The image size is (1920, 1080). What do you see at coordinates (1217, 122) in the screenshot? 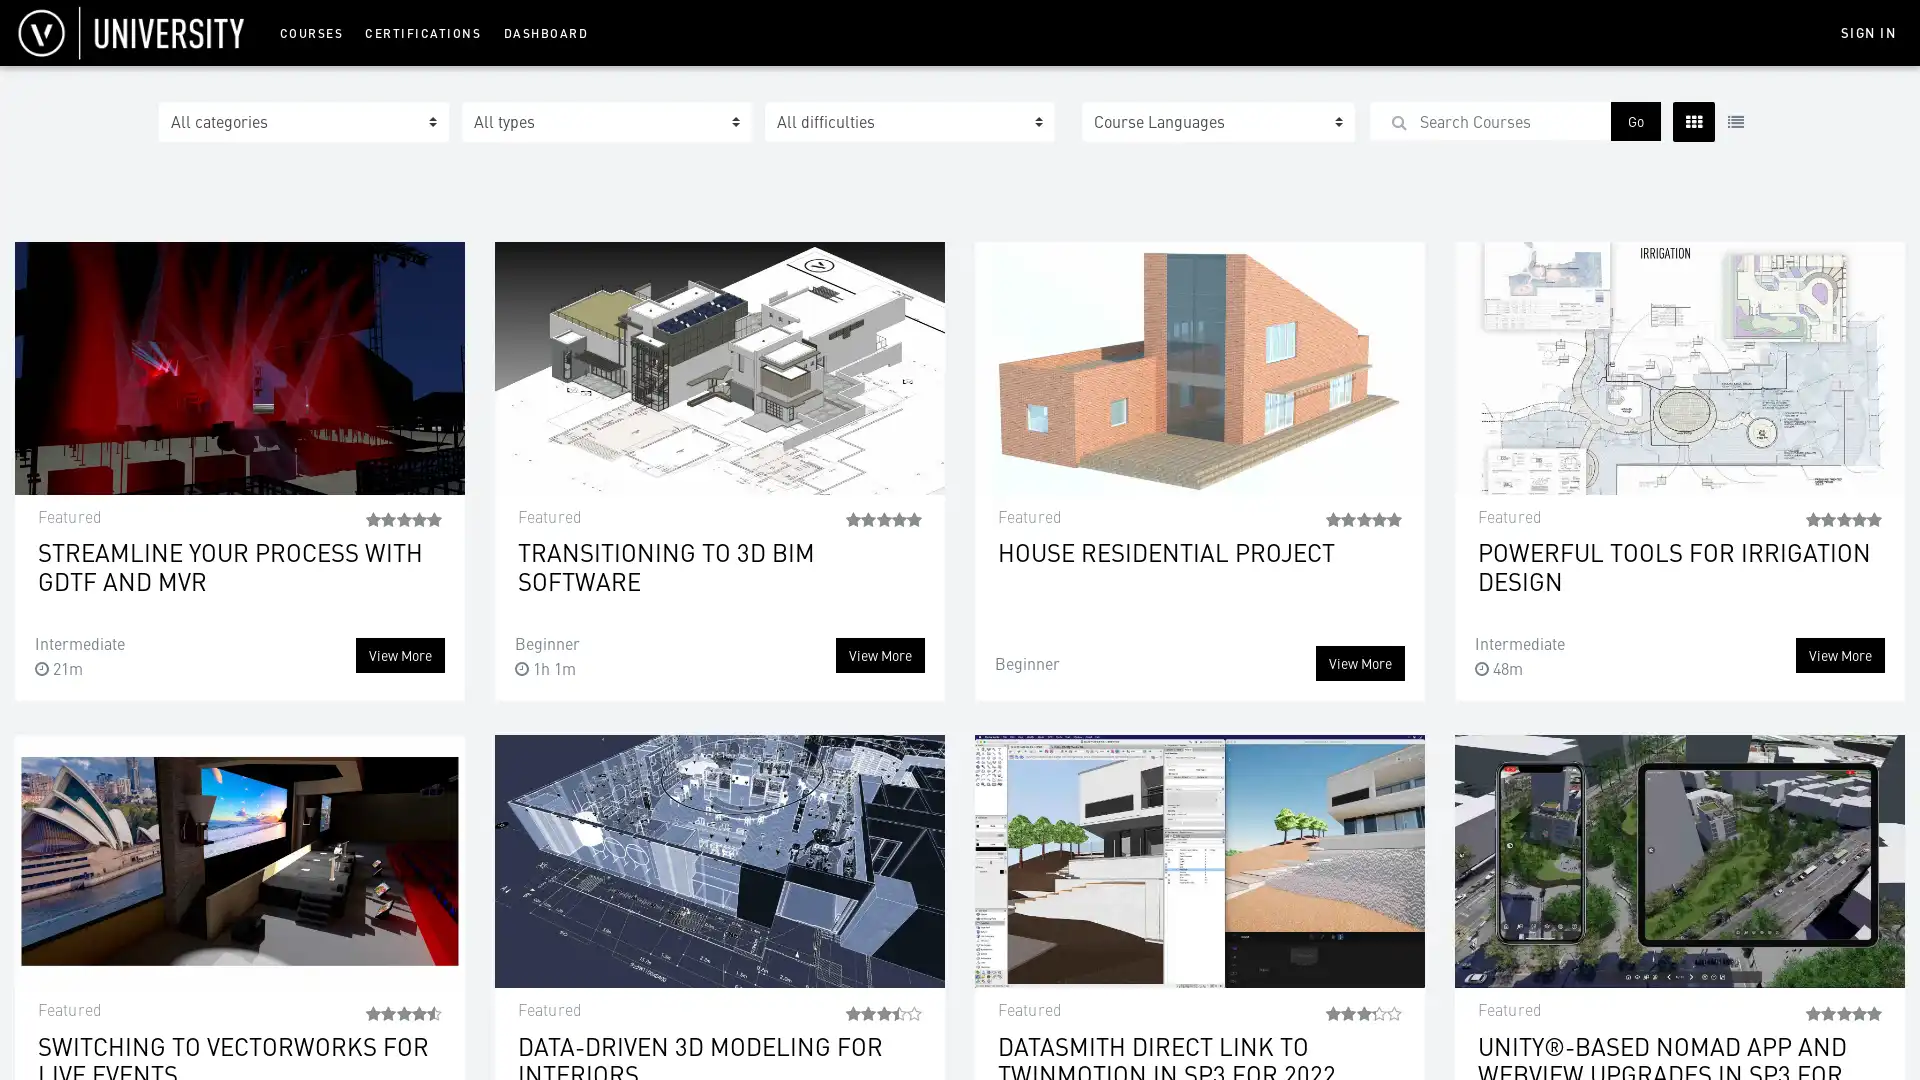
I see `Course Languages` at bounding box center [1217, 122].